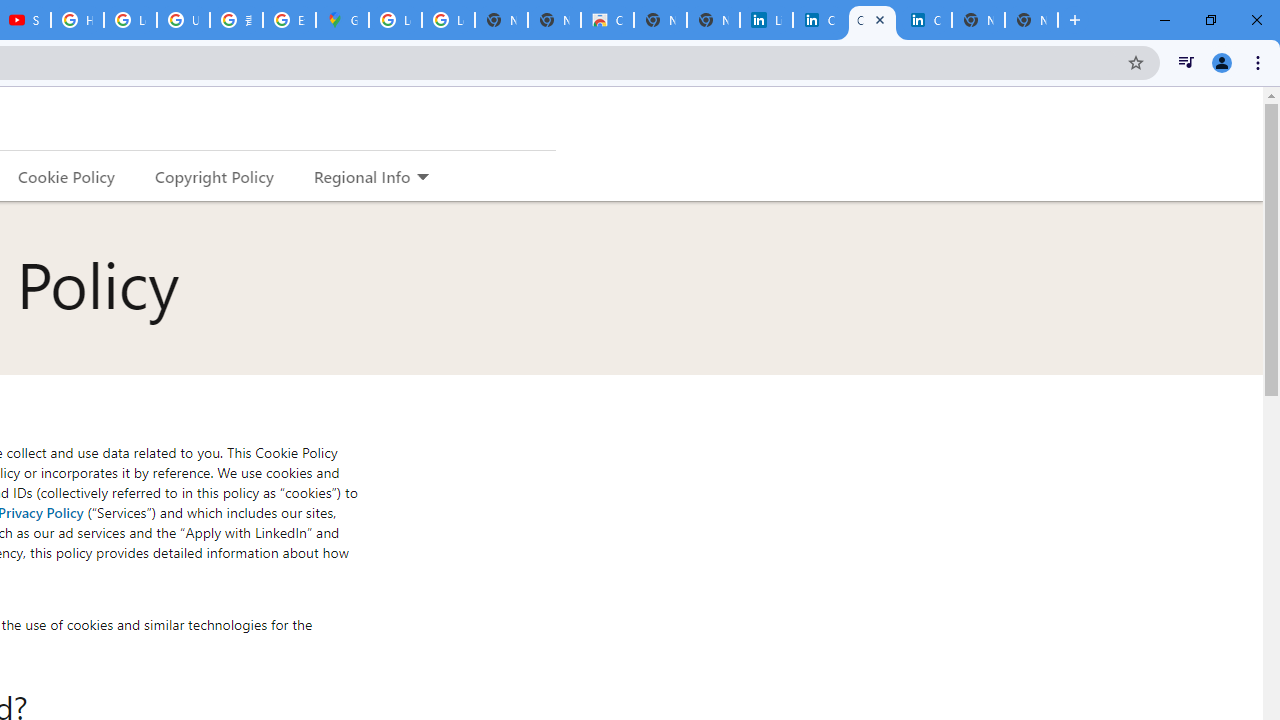  Describe the element at coordinates (342, 20) in the screenshot. I see `'Google Maps'` at that location.